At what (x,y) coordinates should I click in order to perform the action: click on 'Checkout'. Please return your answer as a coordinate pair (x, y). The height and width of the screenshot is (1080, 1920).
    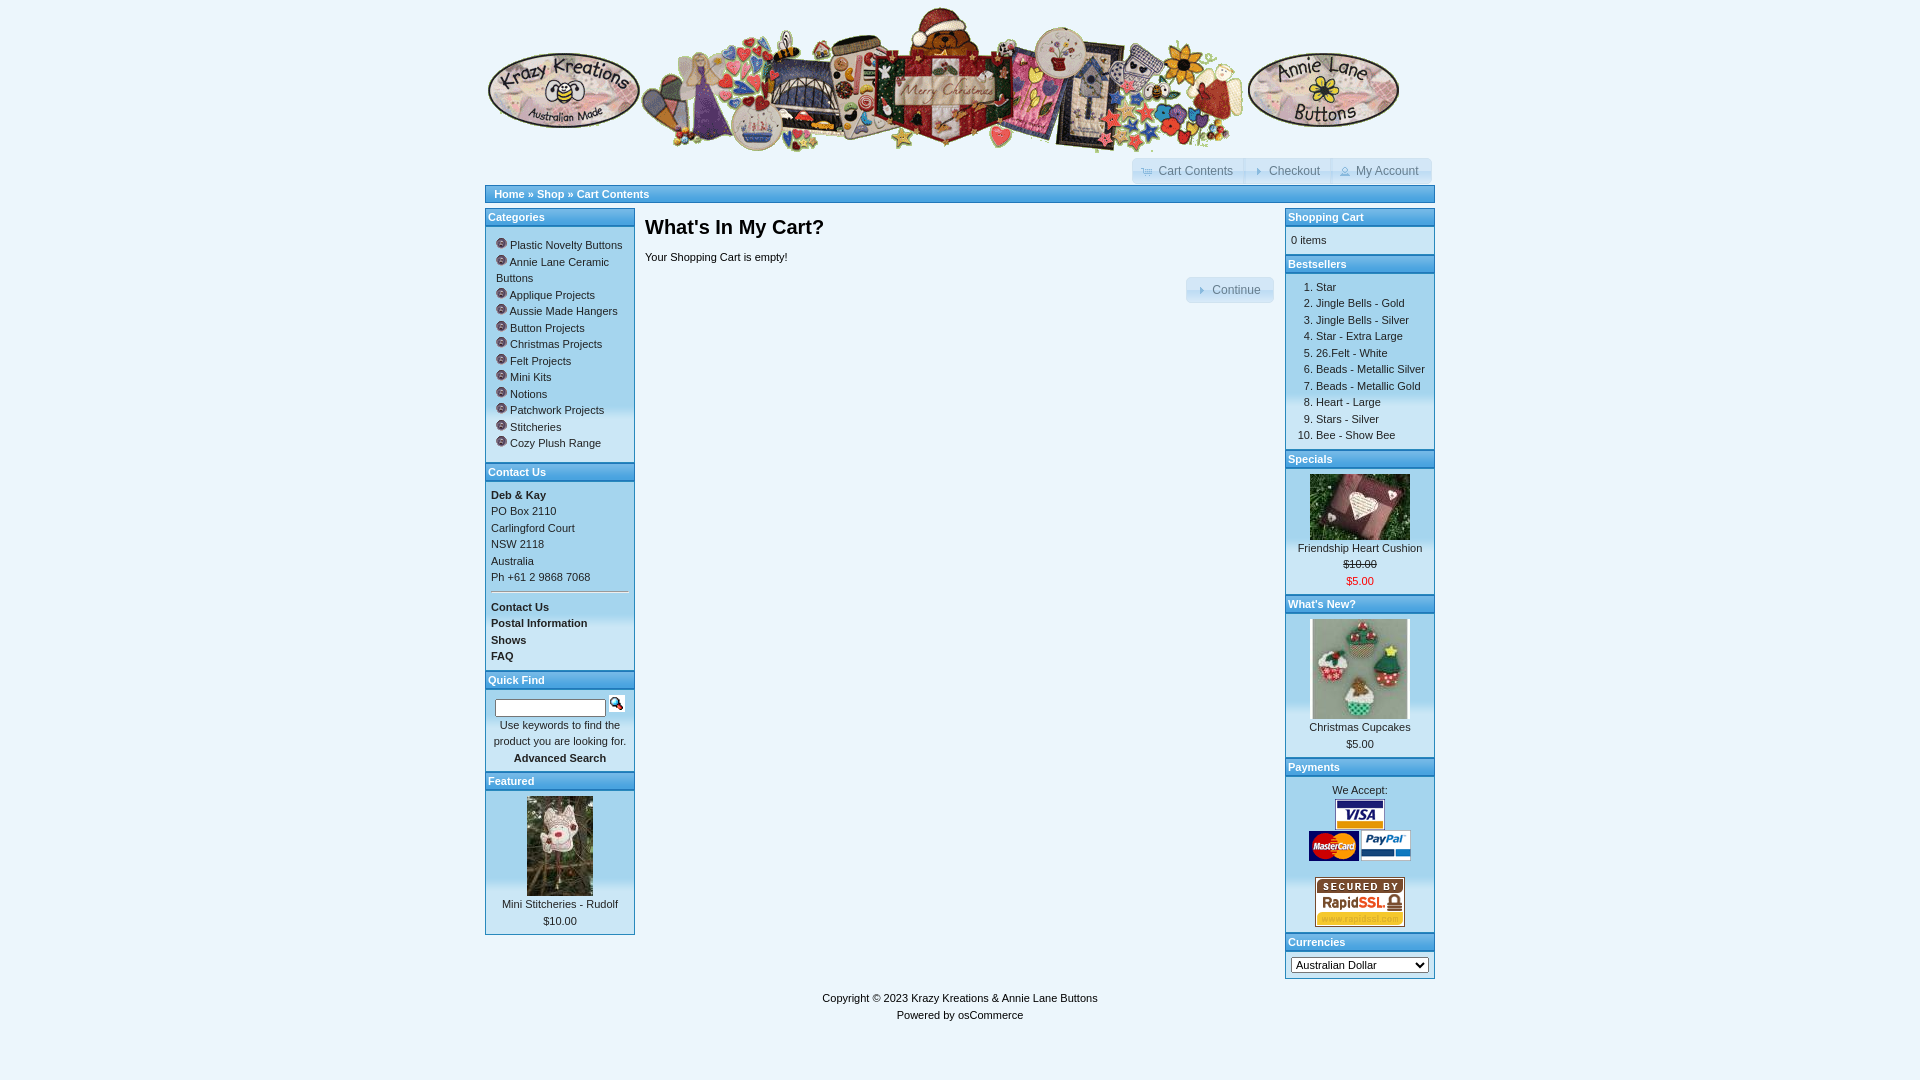
    Looking at the image, I should click on (1288, 169).